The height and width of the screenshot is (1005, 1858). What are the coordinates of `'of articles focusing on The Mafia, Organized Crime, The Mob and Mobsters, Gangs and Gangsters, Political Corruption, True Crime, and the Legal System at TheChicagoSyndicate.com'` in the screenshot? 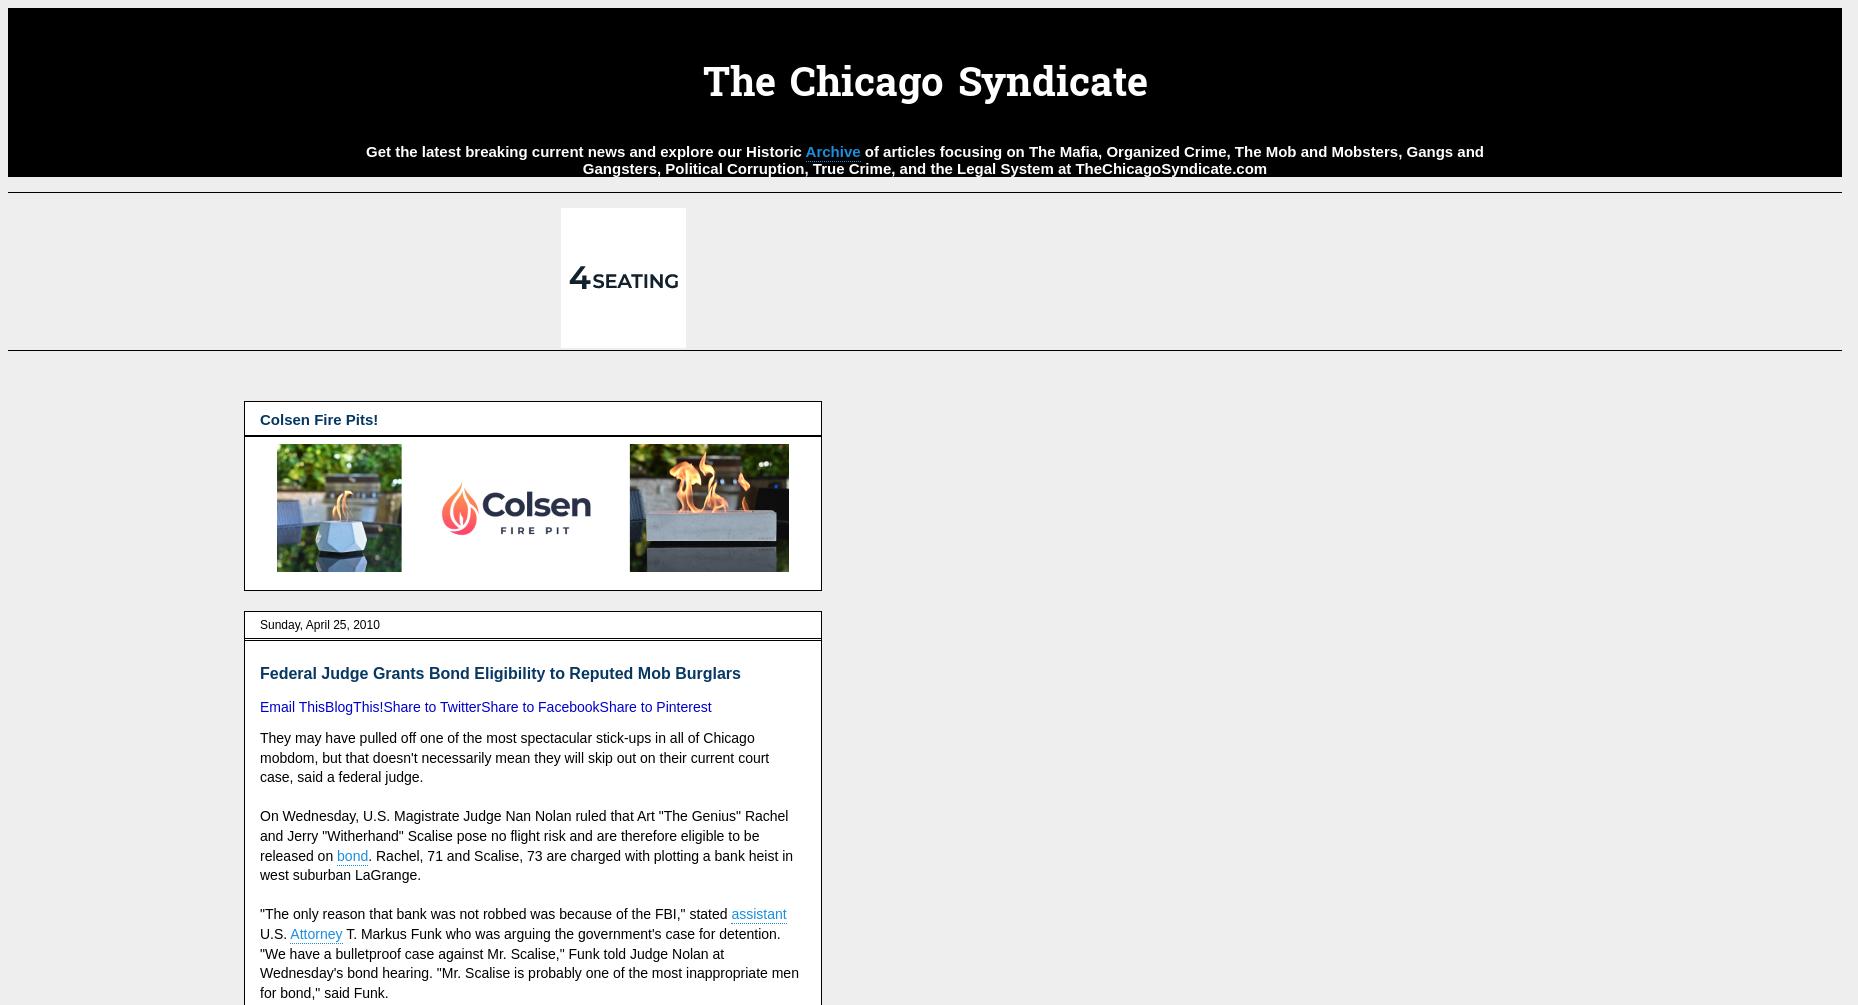 It's located at (580, 158).